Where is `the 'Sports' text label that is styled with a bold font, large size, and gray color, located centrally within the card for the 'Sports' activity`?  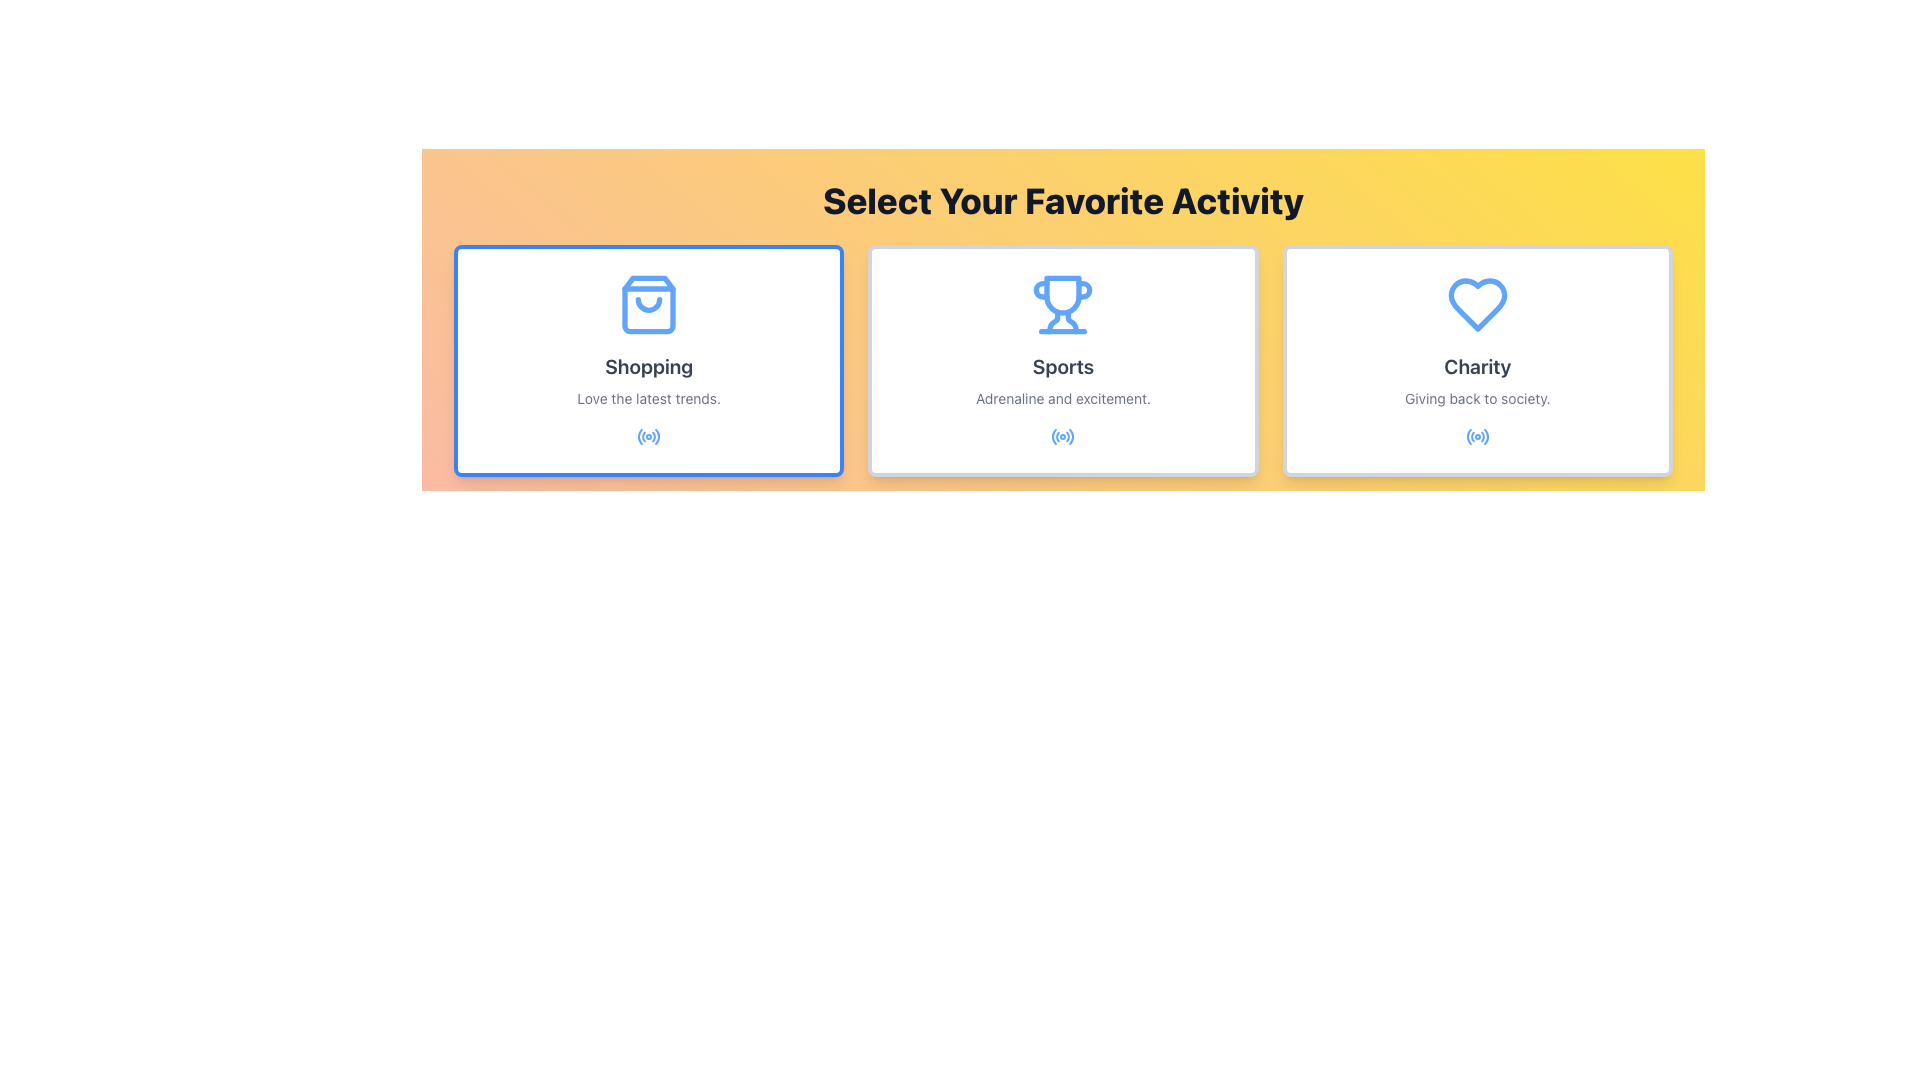
the 'Sports' text label that is styled with a bold font, large size, and gray color, located centrally within the card for the 'Sports' activity is located at coordinates (1062, 366).